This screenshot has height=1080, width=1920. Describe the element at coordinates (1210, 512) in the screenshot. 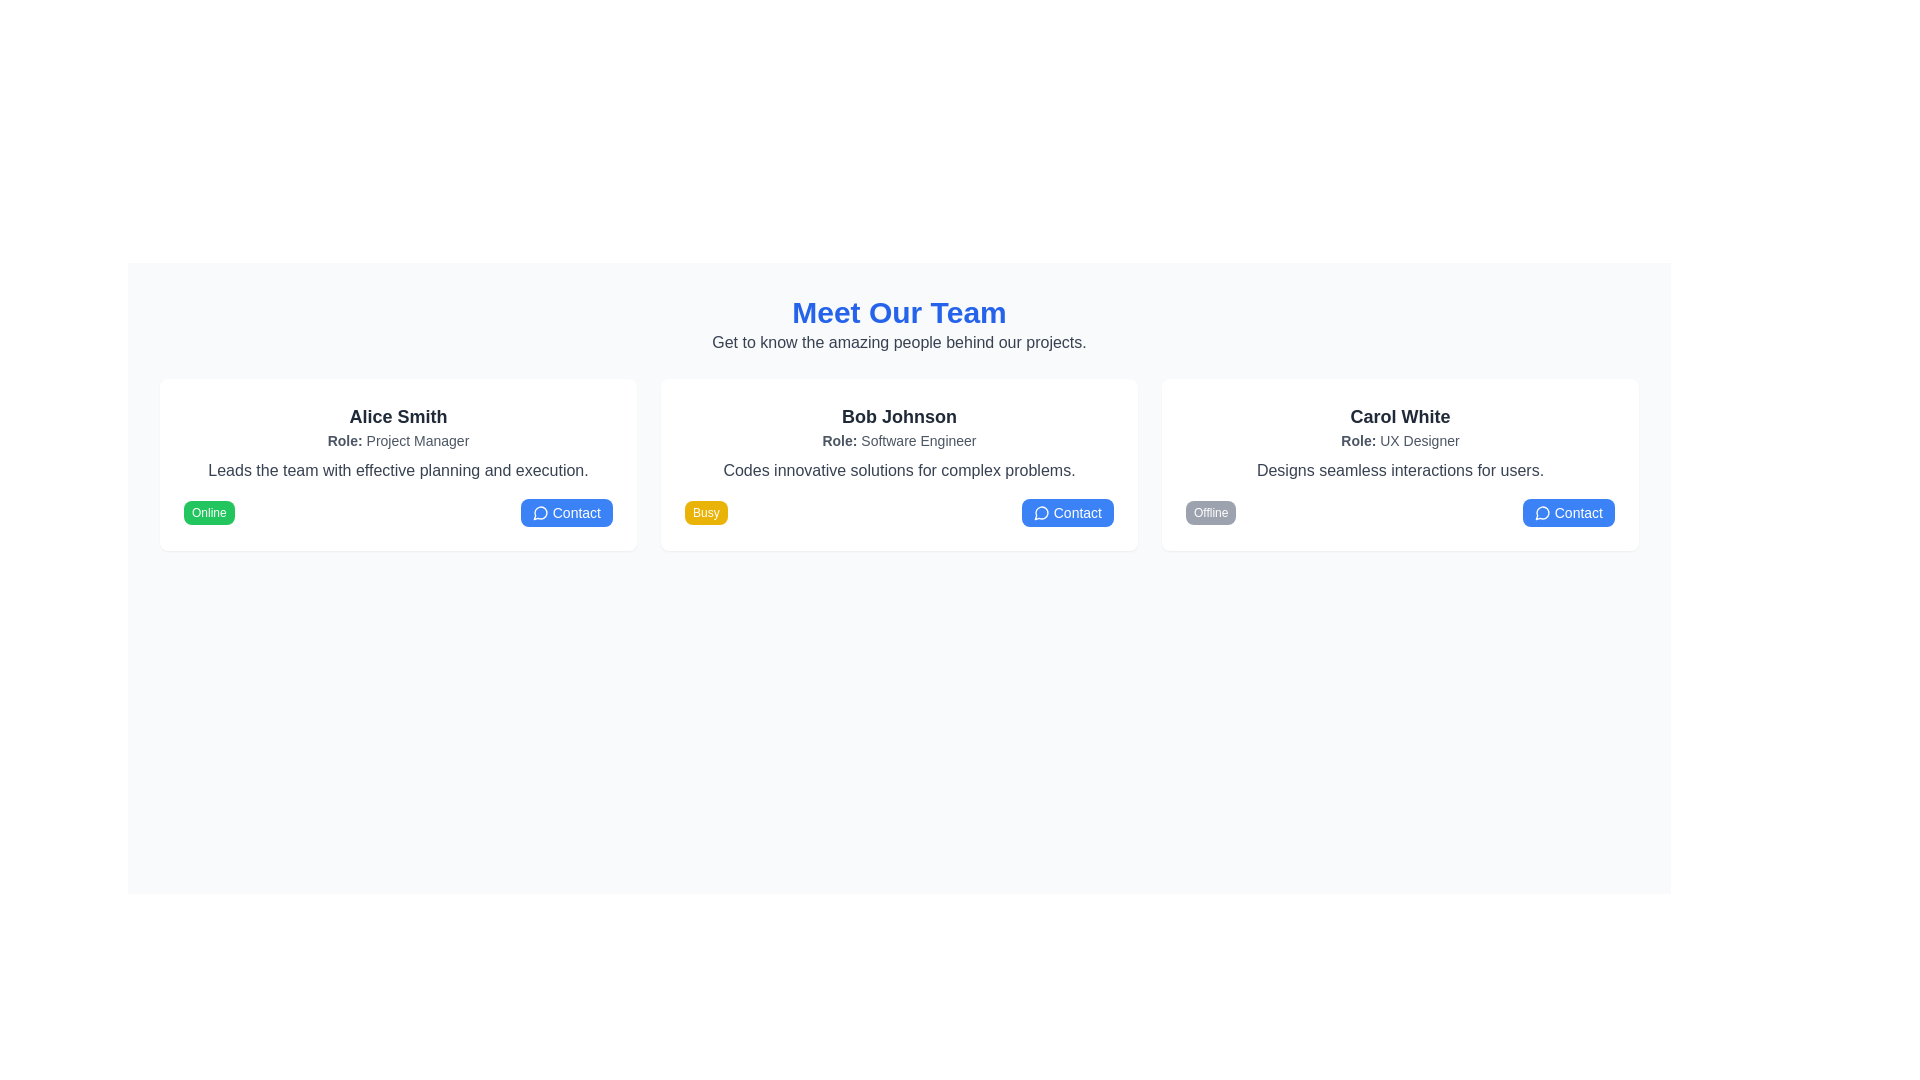

I see `status information from the small rectangular badge with rounded corners and a gray background containing the text 'Offline' in white, located under the title 'Carol White' in the 'Meet Our Team' interface` at that location.